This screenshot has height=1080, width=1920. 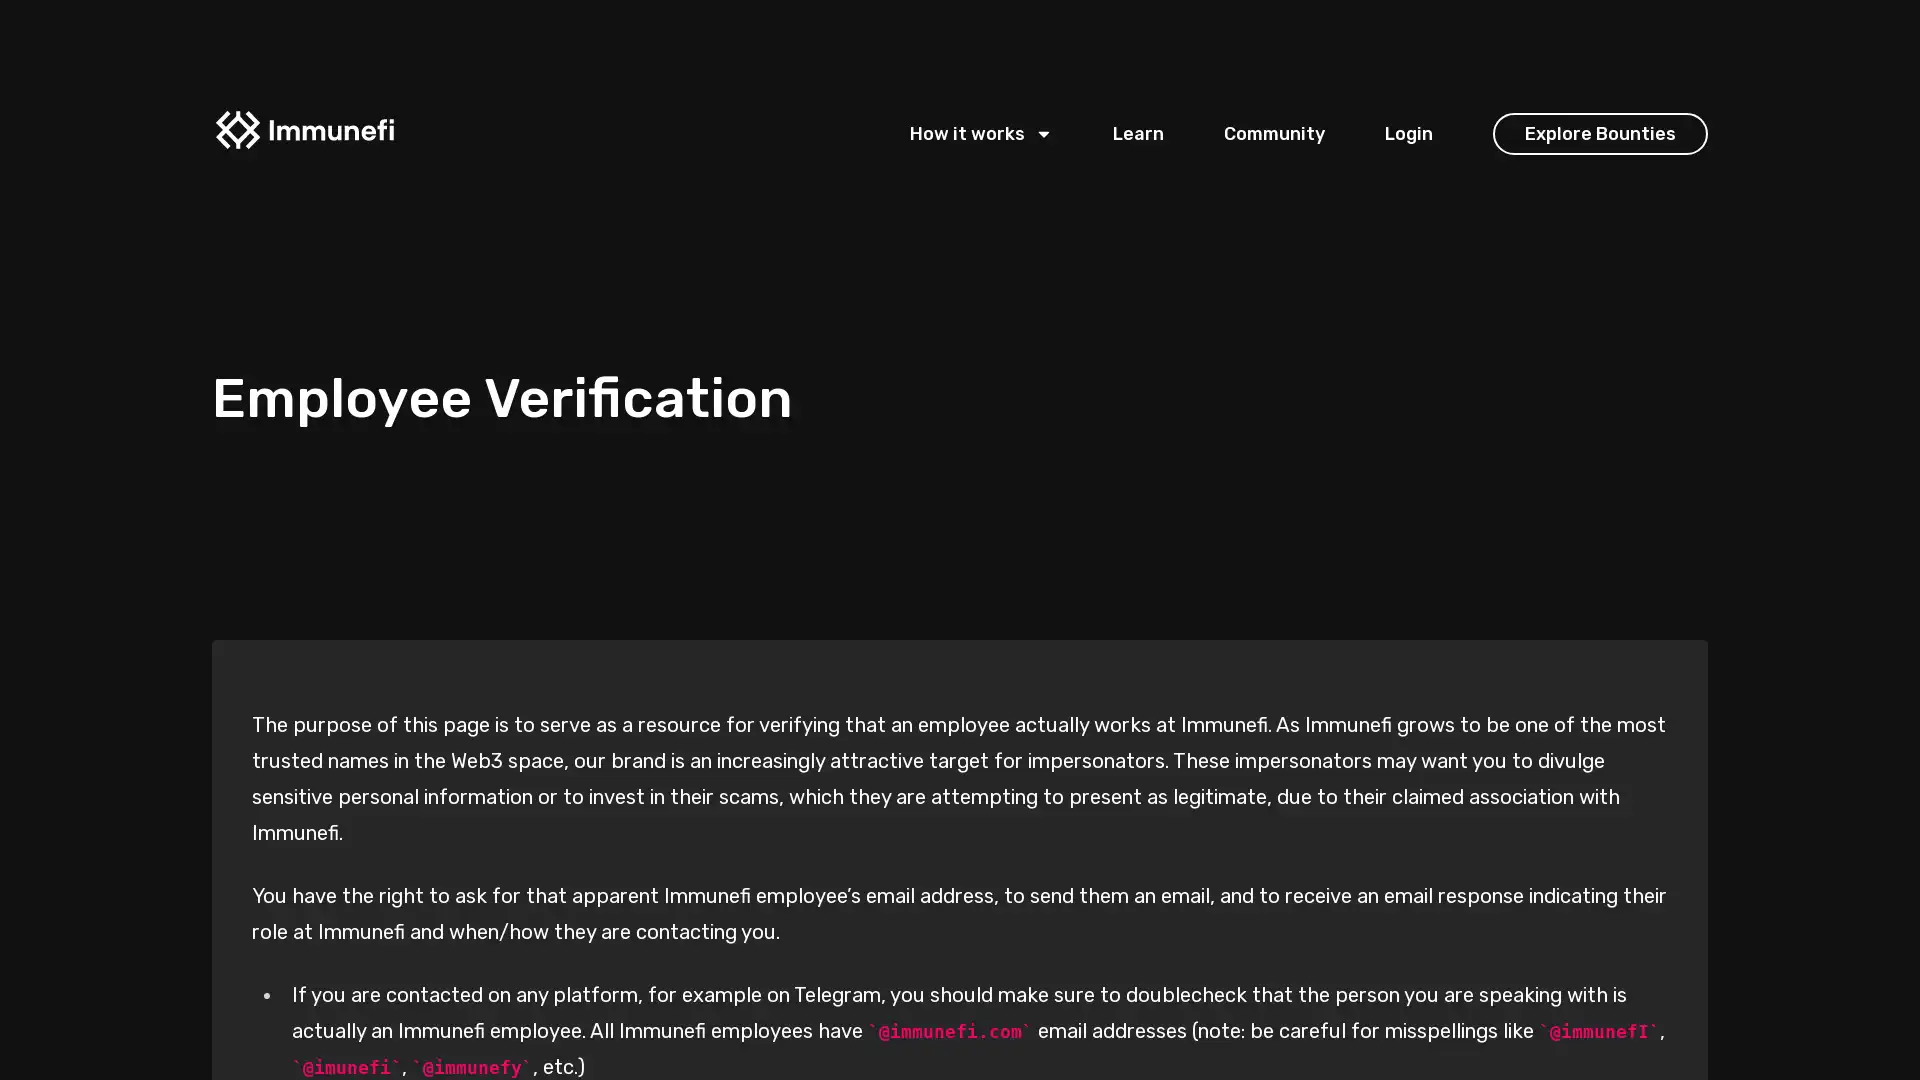 I want to click on How it works, so click(x=981, y=133).